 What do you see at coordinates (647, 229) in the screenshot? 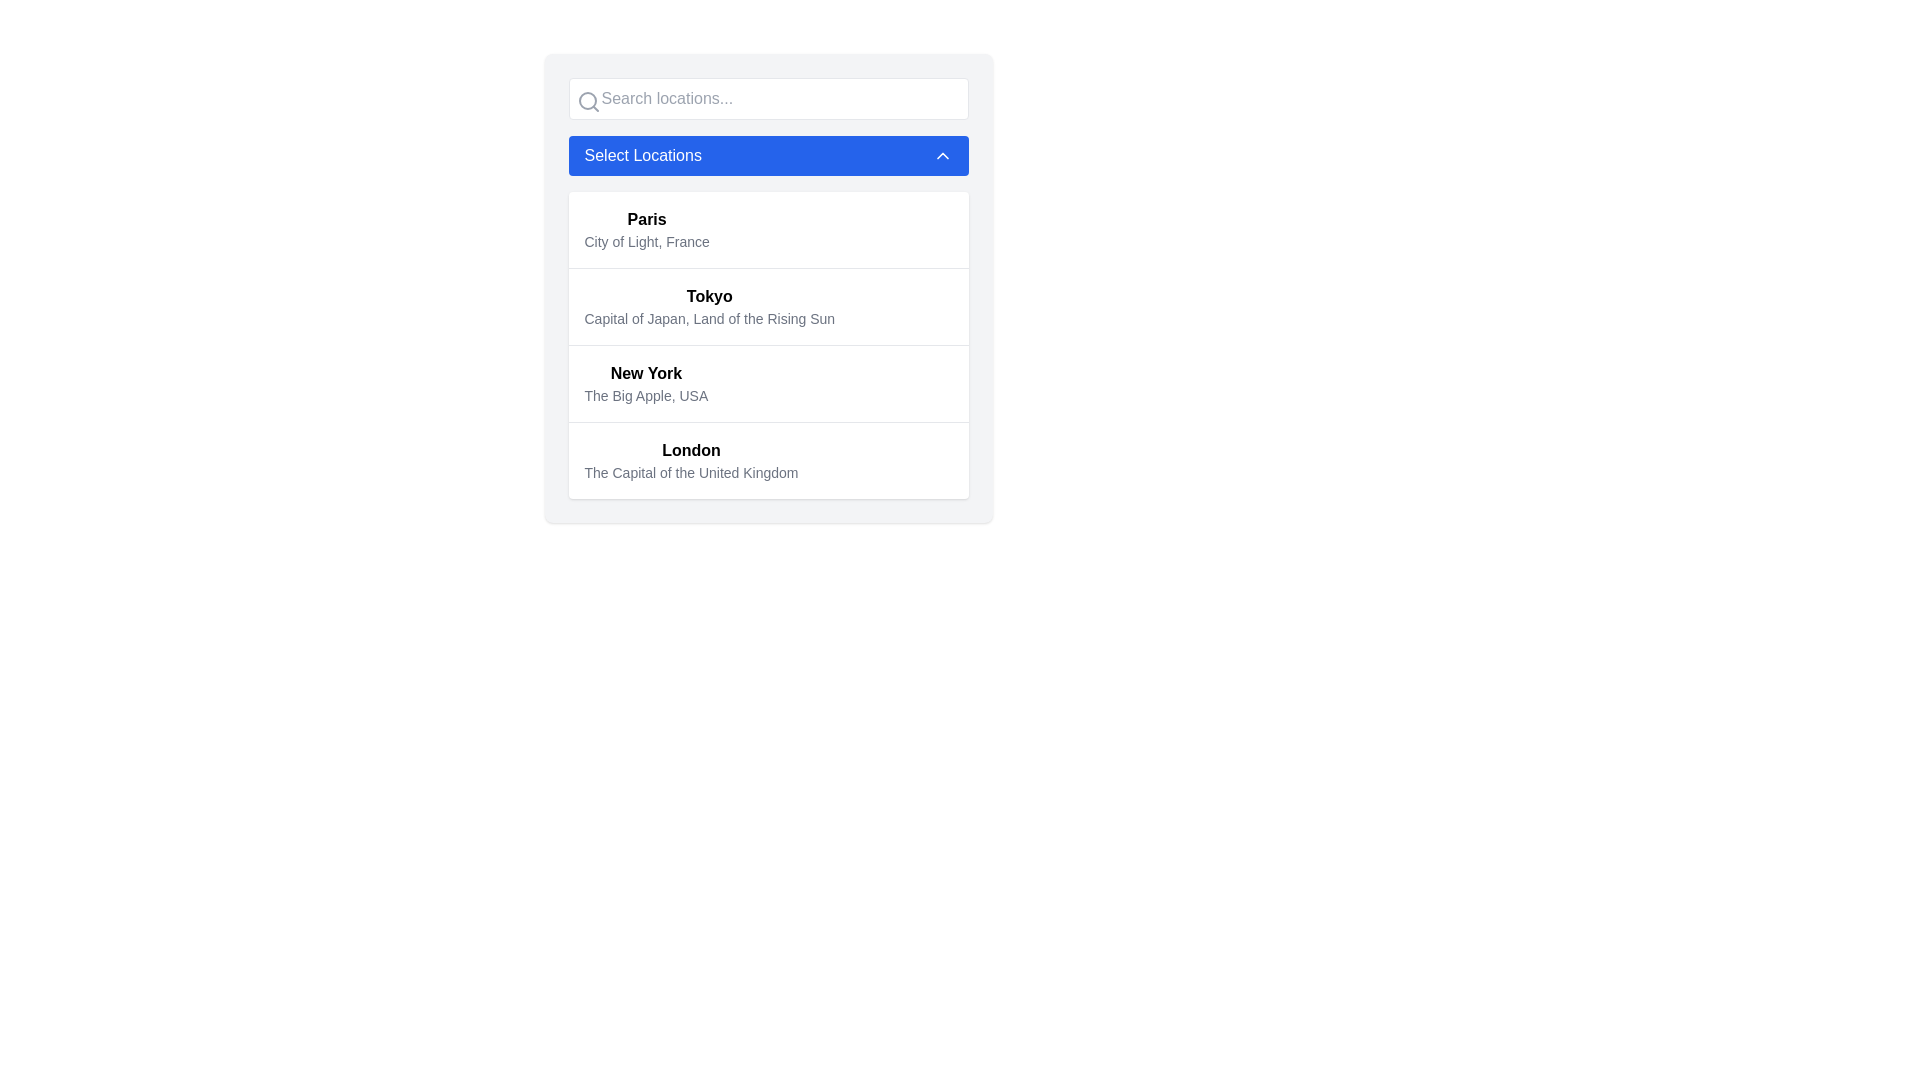
I see `the text-based list item representing the location 'Paris' in the first row under the header 'Select Locations.'` at bounding box center [647, 229].